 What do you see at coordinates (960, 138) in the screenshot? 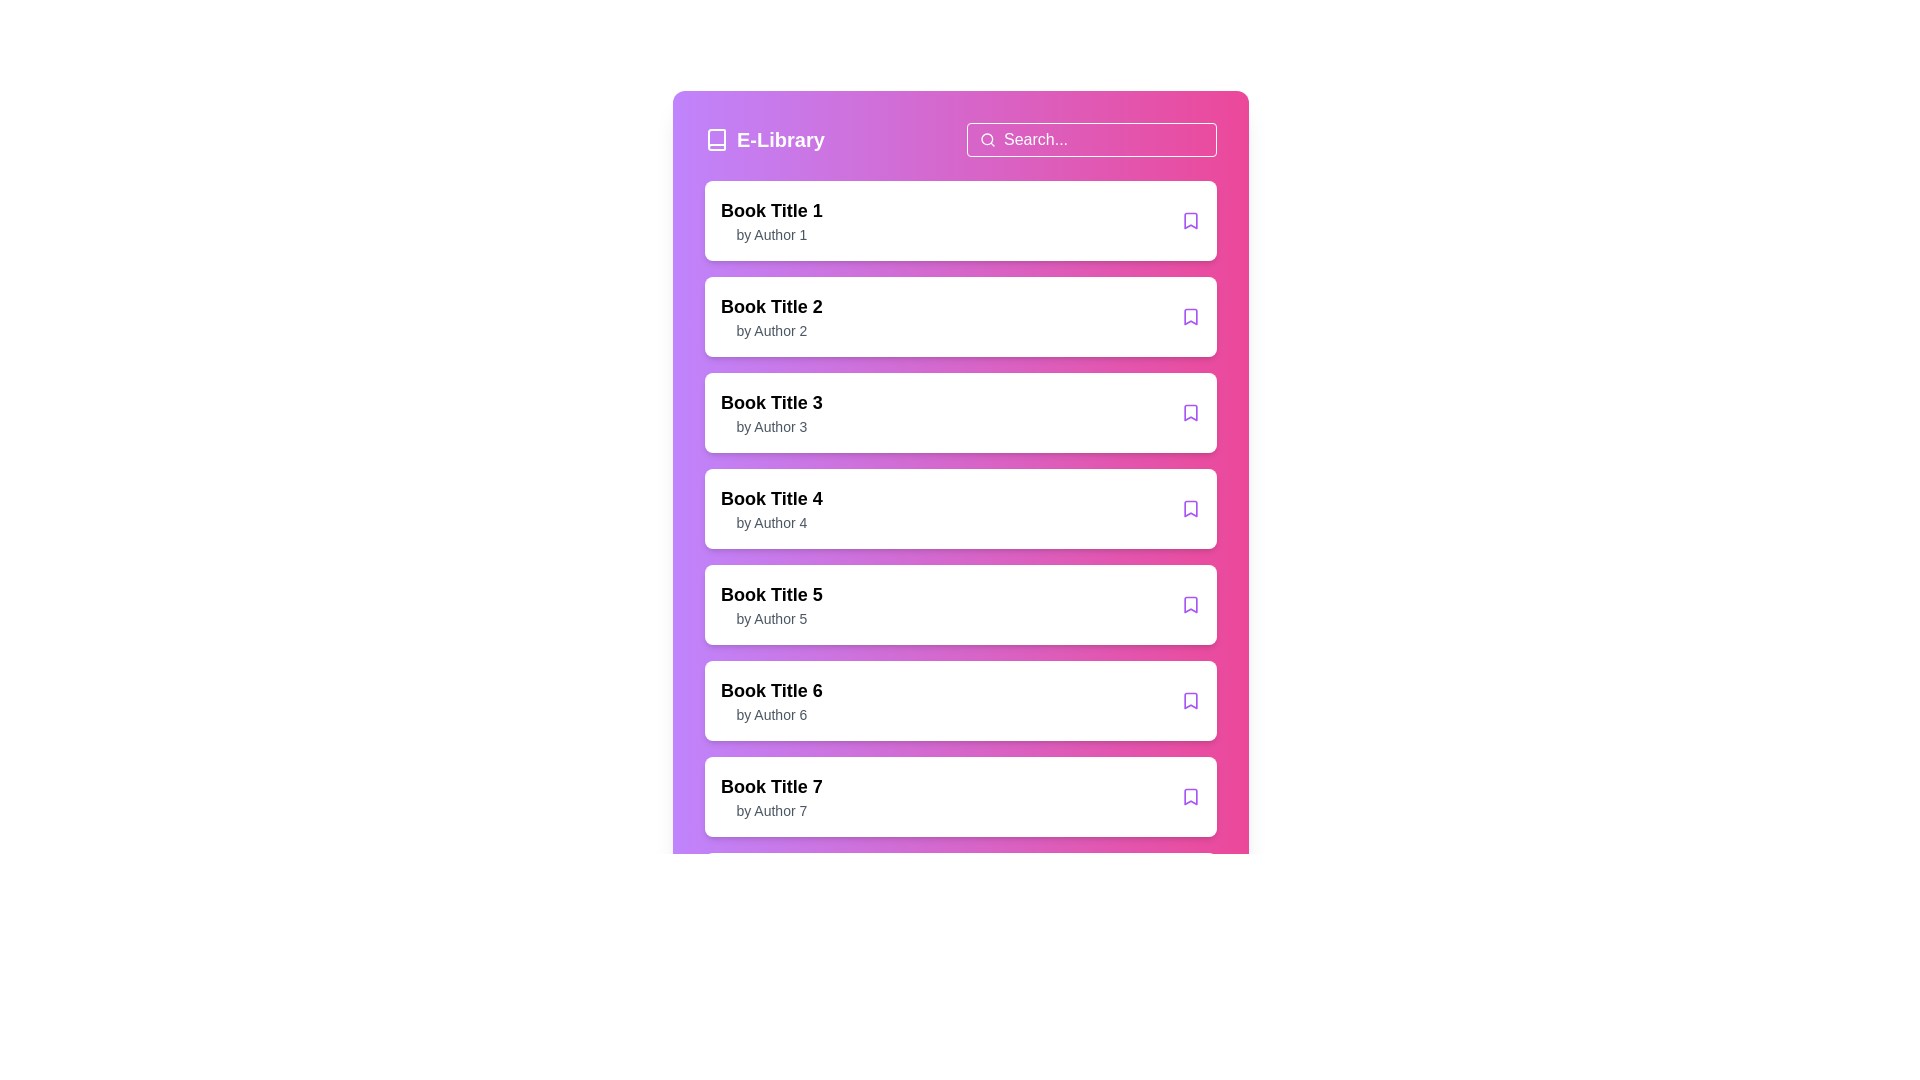
I see `the 'E-Library' header text with the accompanying book icon, which is prominently placed in the upper section of the interface with a colorful gradient background` at bounding box center [960, 138].